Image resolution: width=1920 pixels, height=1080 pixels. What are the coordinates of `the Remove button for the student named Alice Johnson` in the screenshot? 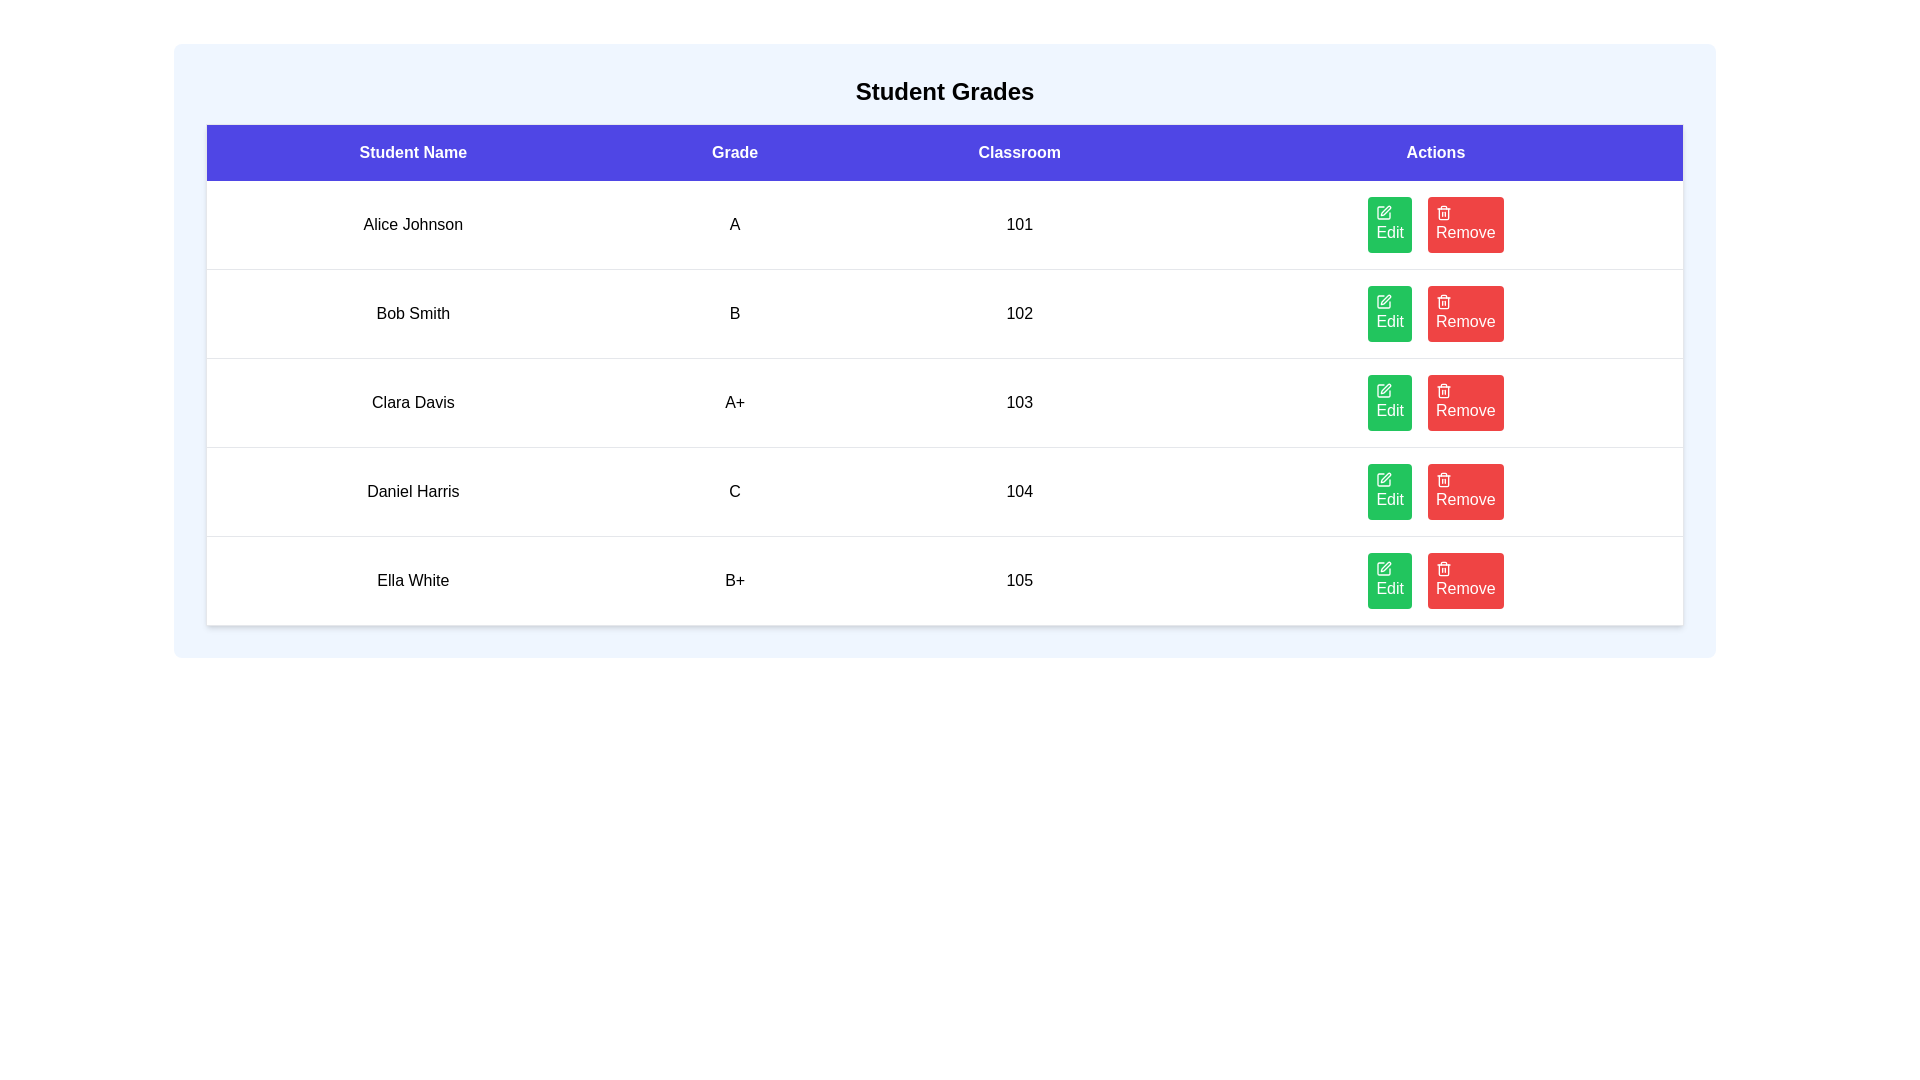 It's located at (1464, 224).